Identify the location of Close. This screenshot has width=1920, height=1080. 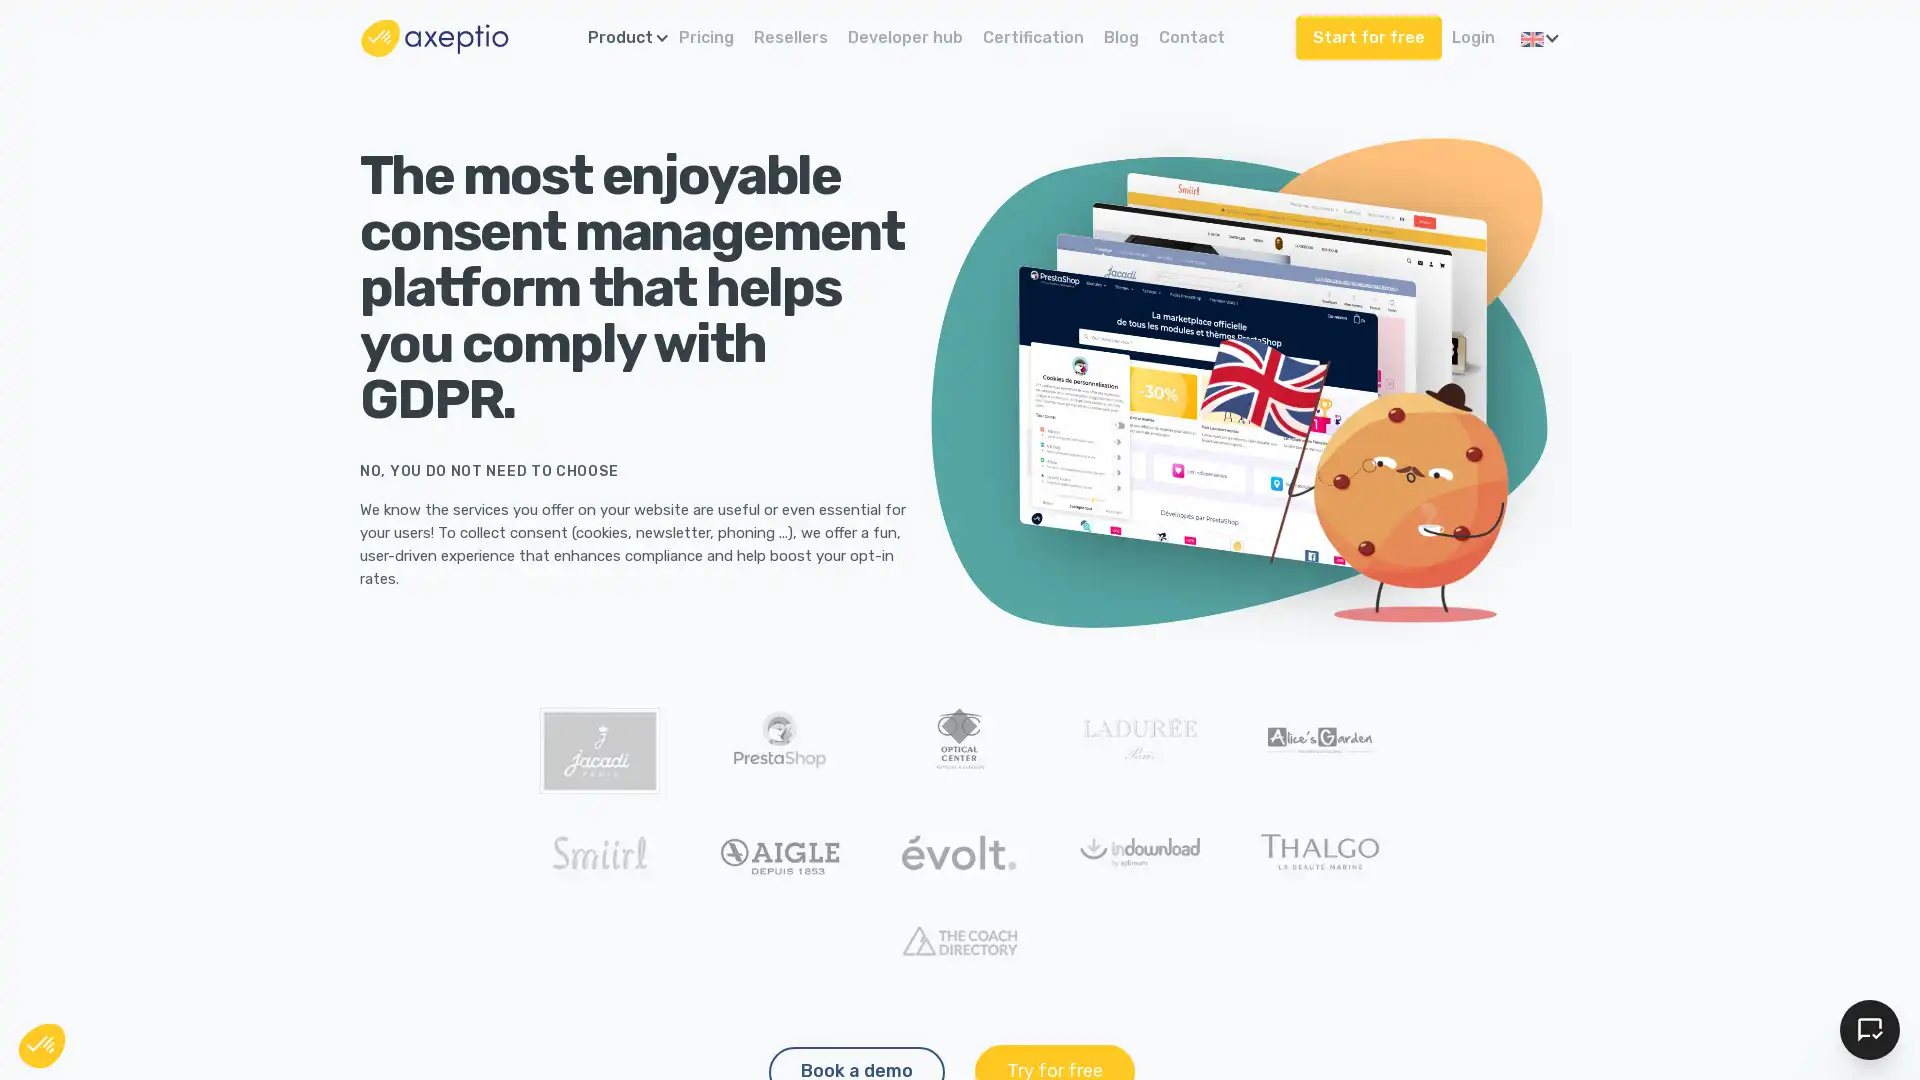
(42, 1044).